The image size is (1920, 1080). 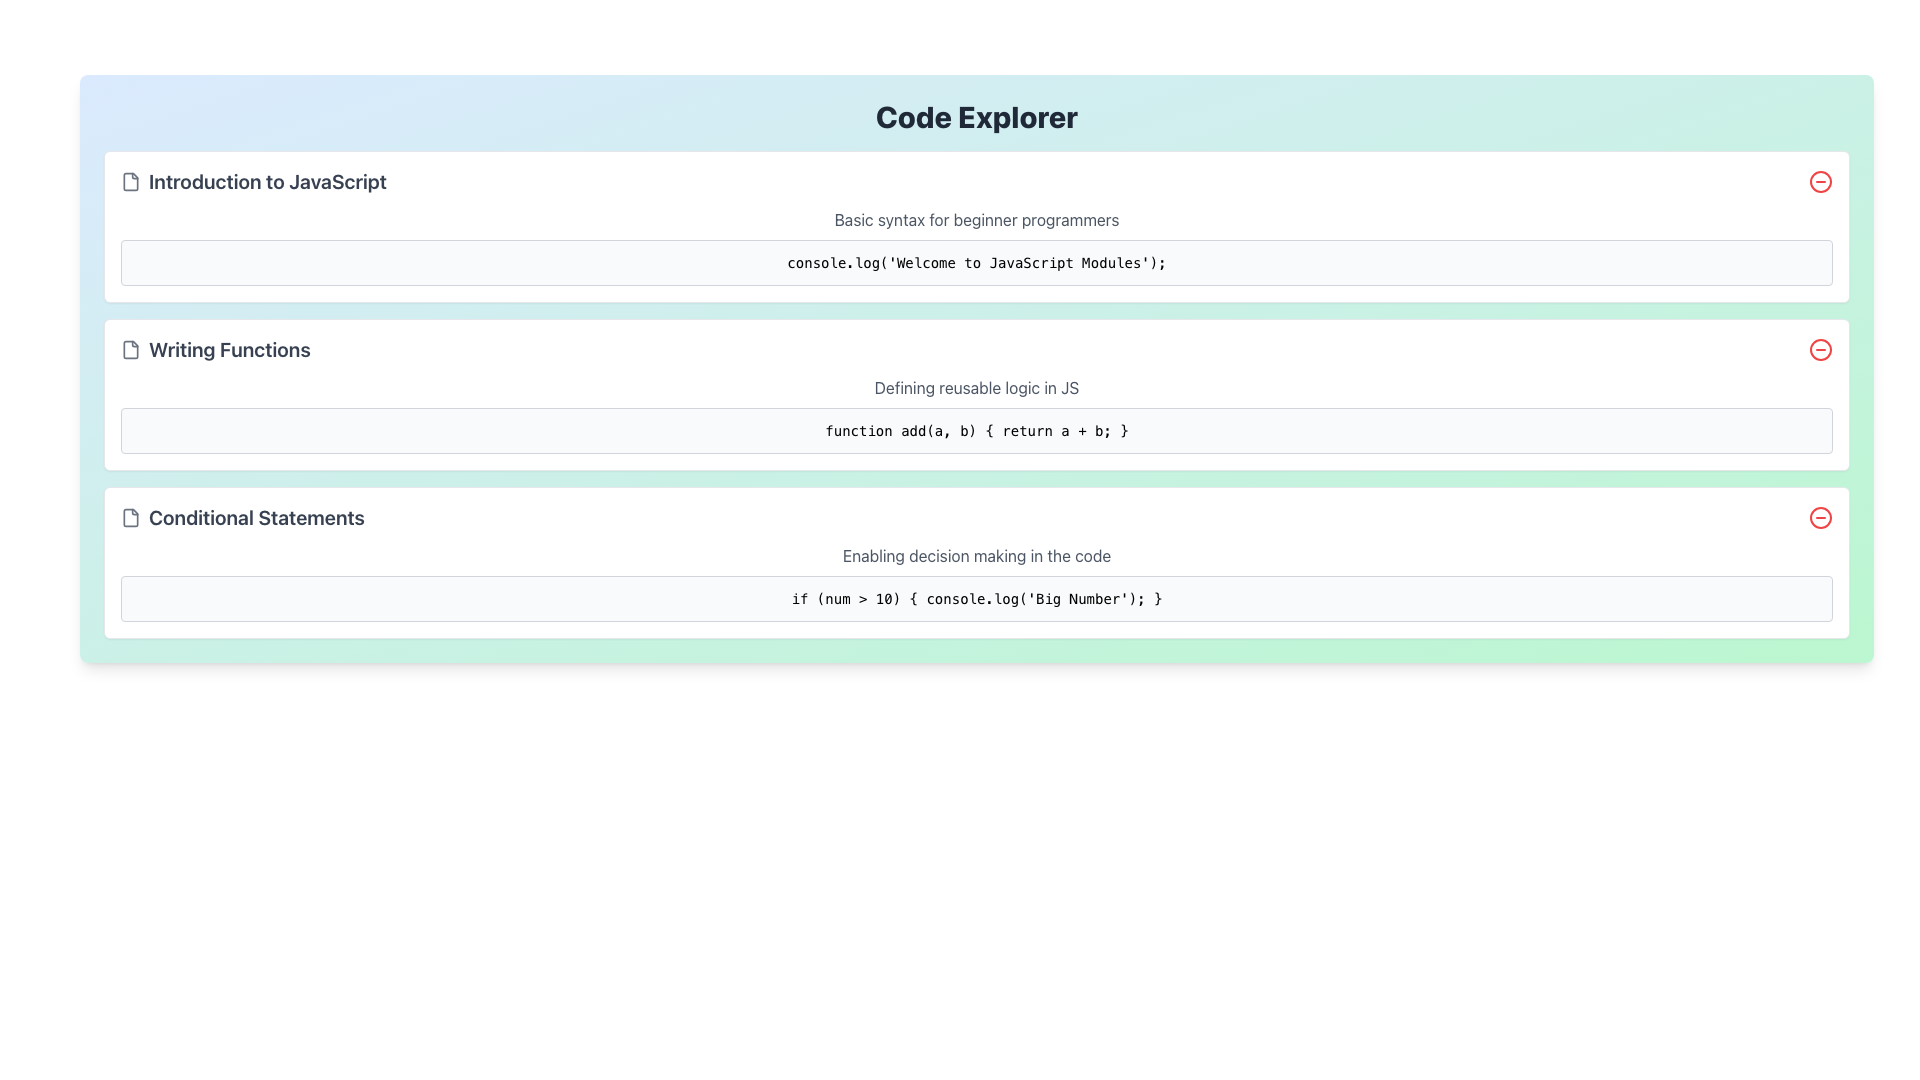 What do you see at coordinates (977, 219) in the screenshot?
I see `introductory static text label located in the 'Introduction to JavaScript' section, positioned directly above the code snippet 'console.log('Welcome to JavaScript Modules');'` at bounding box center [977, 219].